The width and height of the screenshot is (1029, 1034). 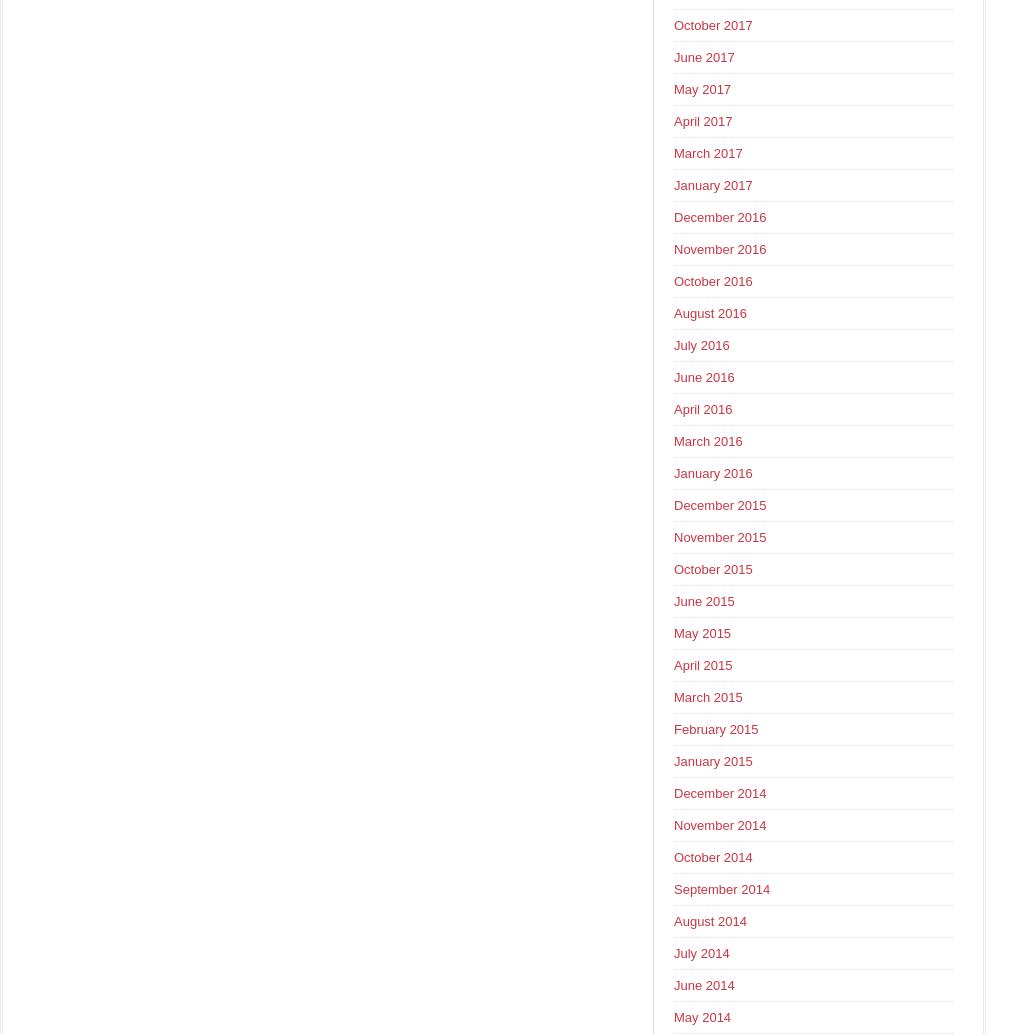 I want to click on 'January 2015', so click(x=711, y=761).